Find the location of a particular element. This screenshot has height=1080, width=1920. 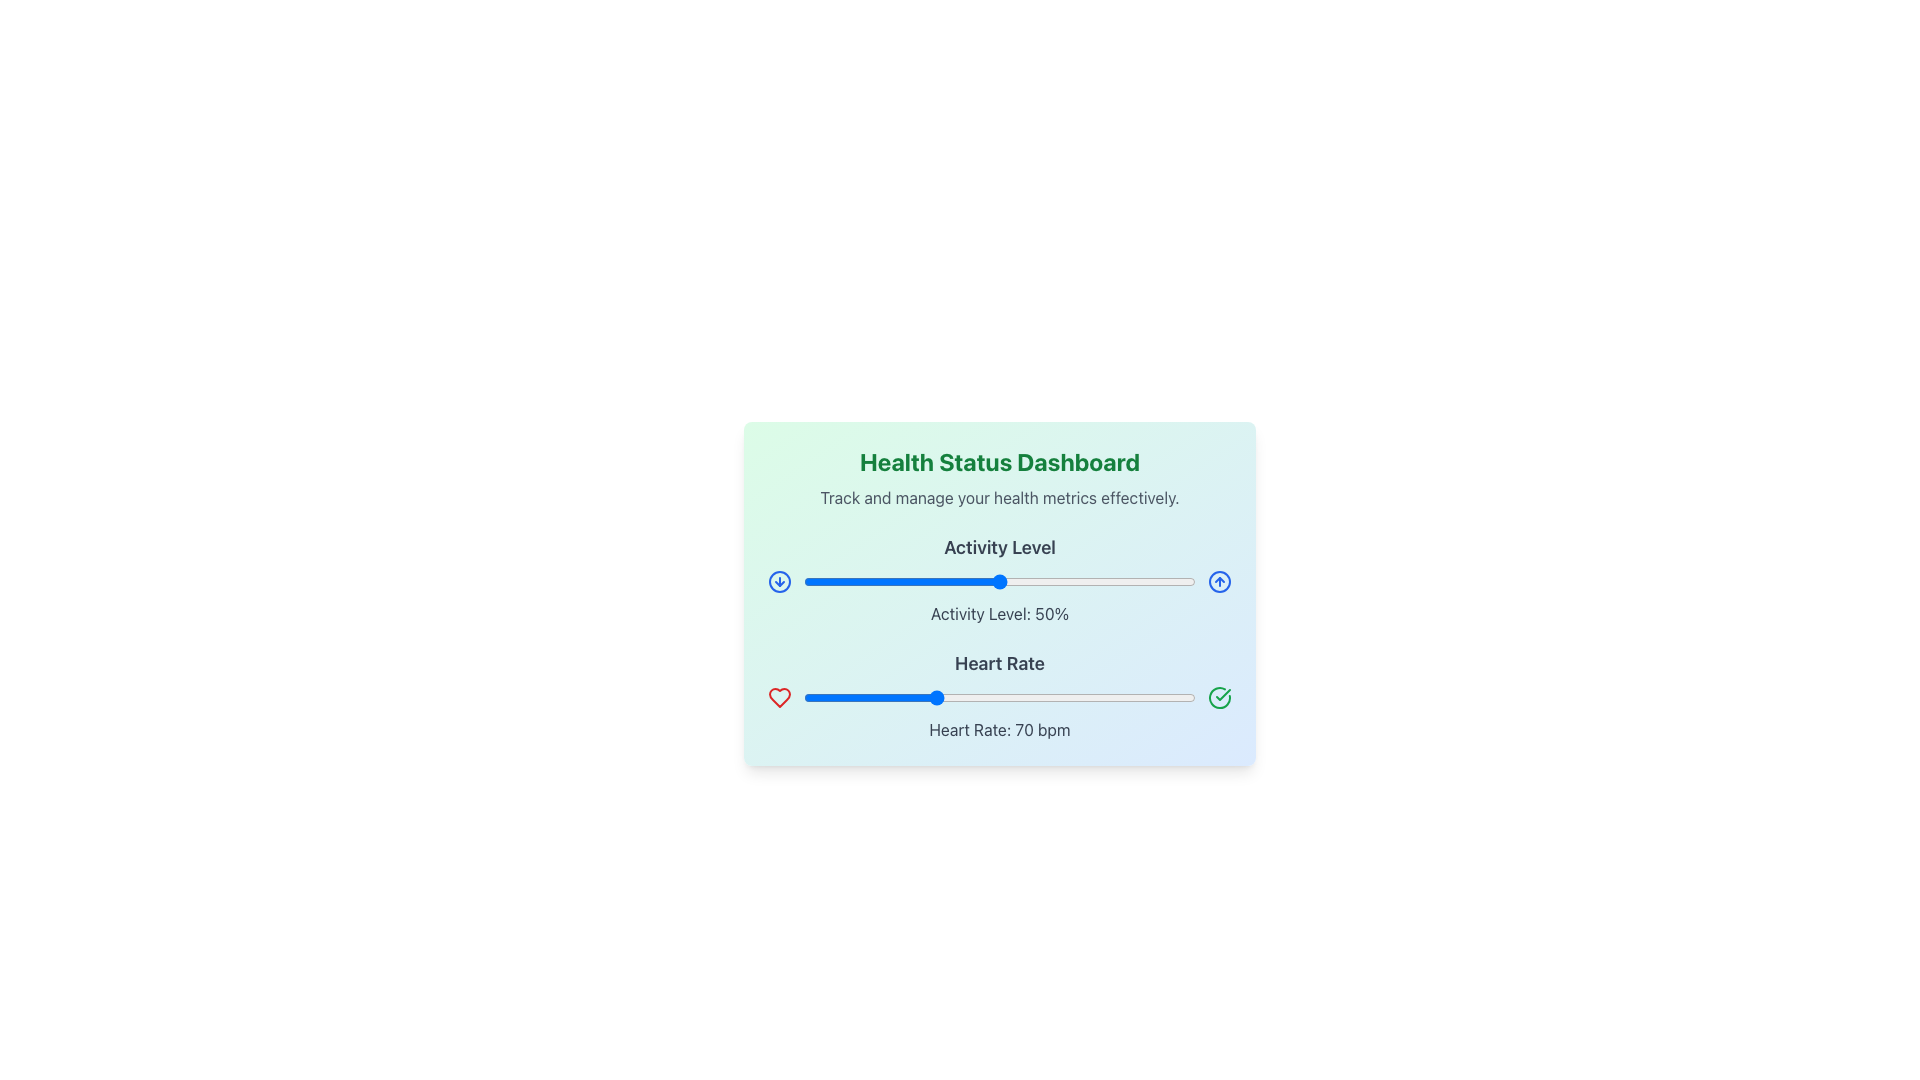

the activity level is located at coordinates (1045, 582).